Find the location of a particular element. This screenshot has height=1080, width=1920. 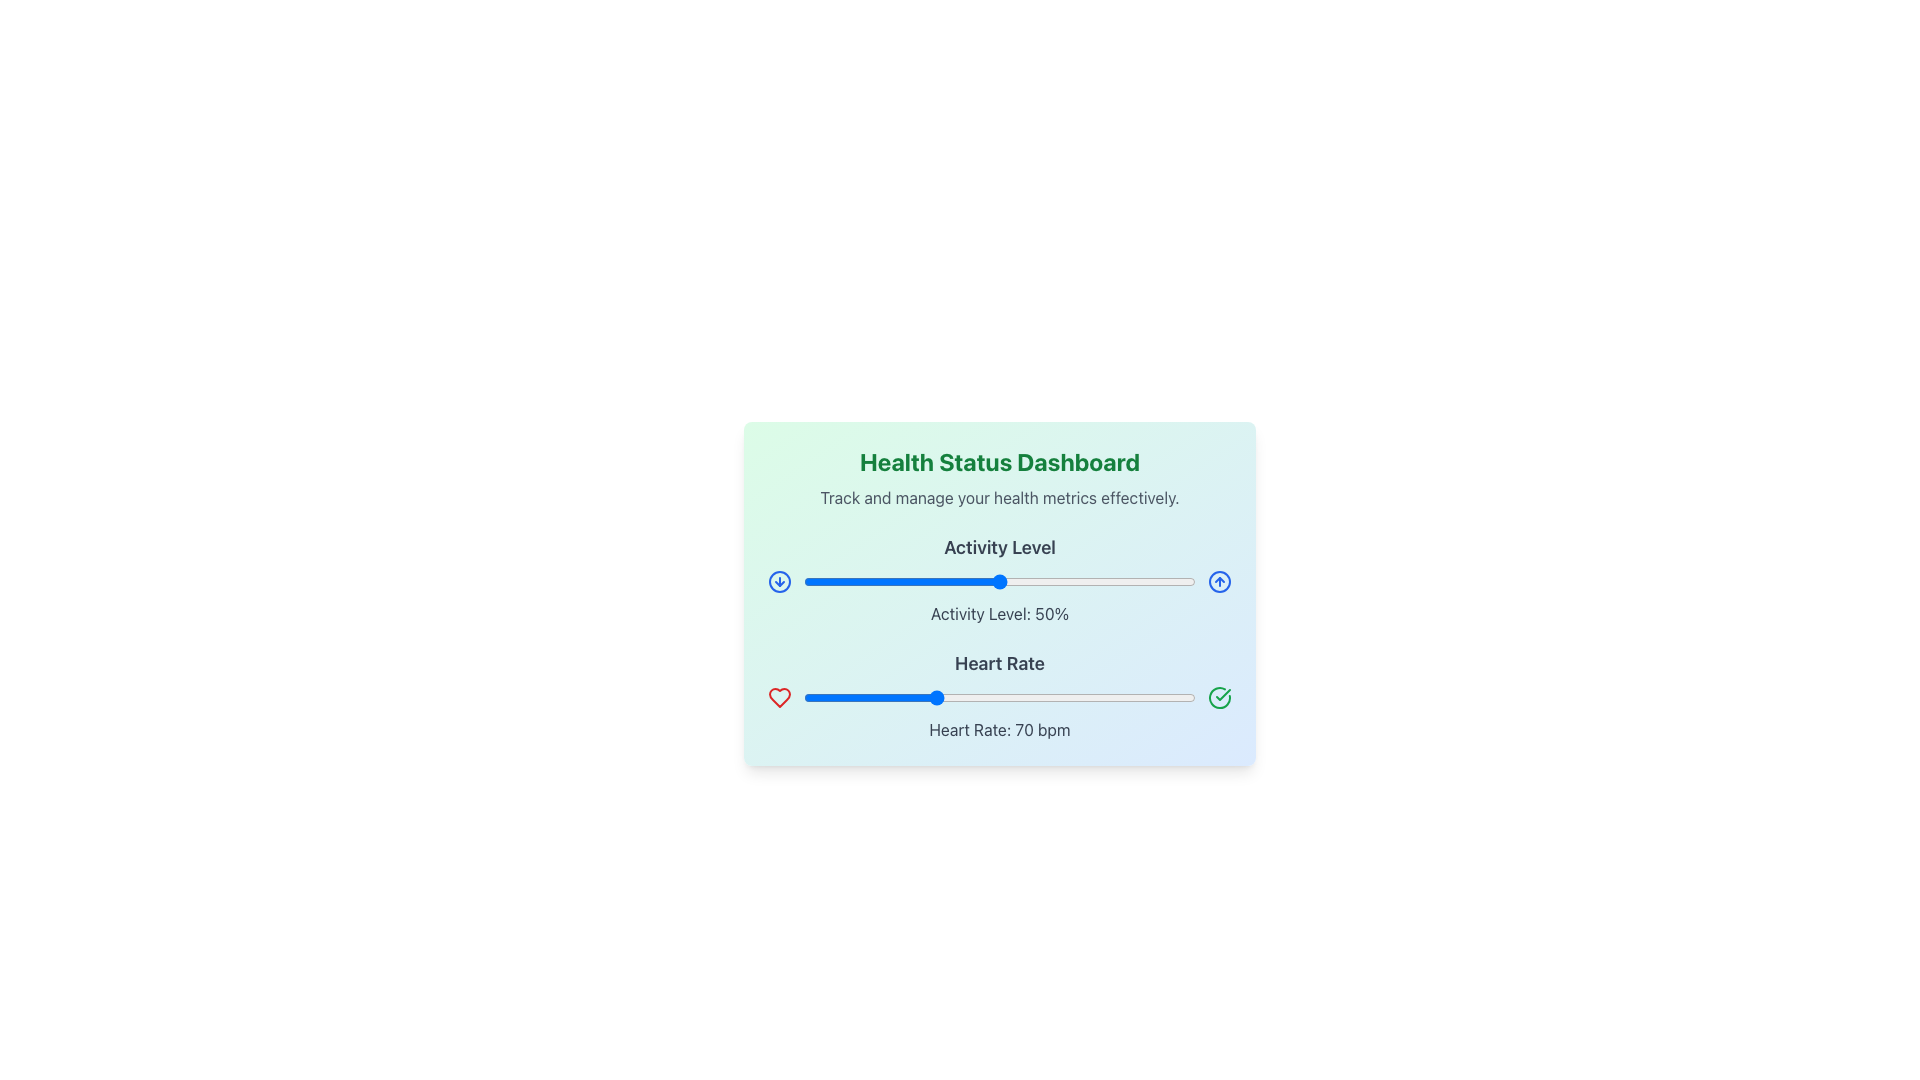

the activity level is located at coordinates (1045, 582).